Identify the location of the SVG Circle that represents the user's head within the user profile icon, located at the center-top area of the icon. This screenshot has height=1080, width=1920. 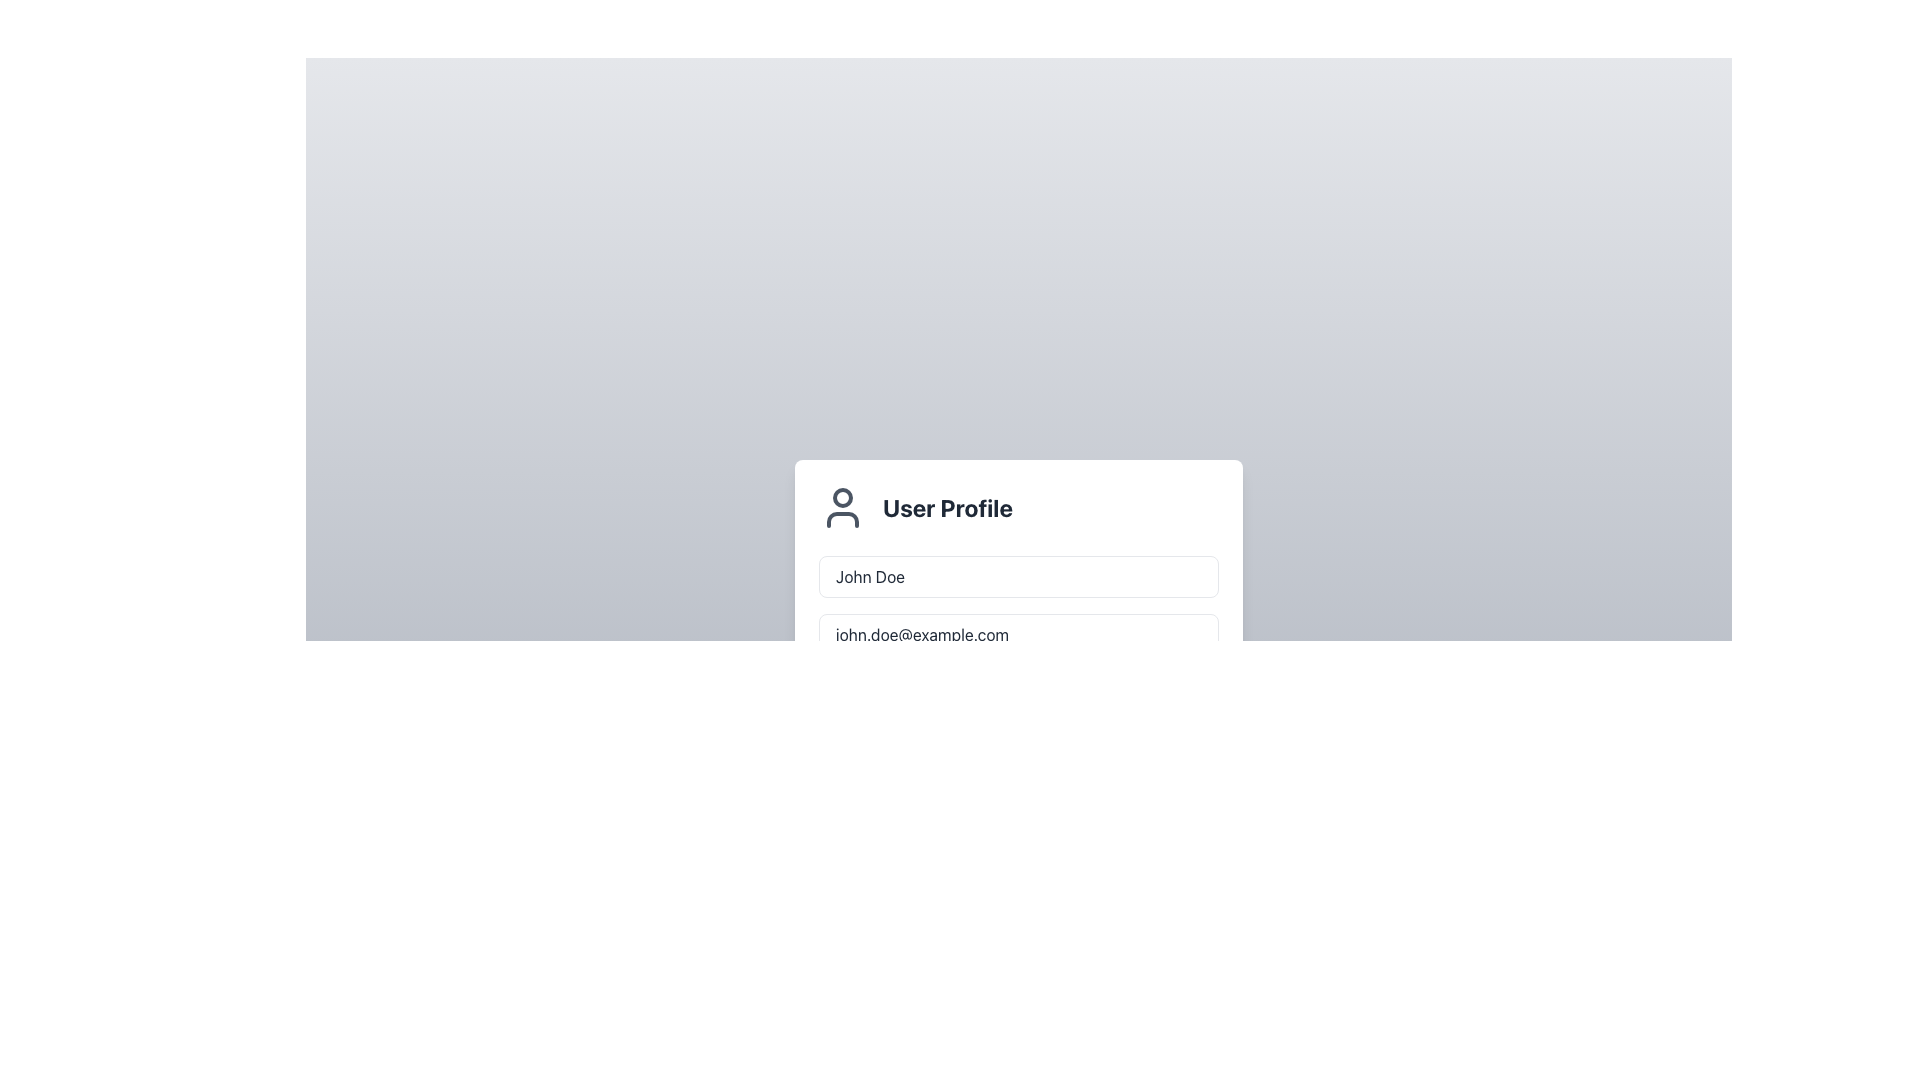
(843, 496).